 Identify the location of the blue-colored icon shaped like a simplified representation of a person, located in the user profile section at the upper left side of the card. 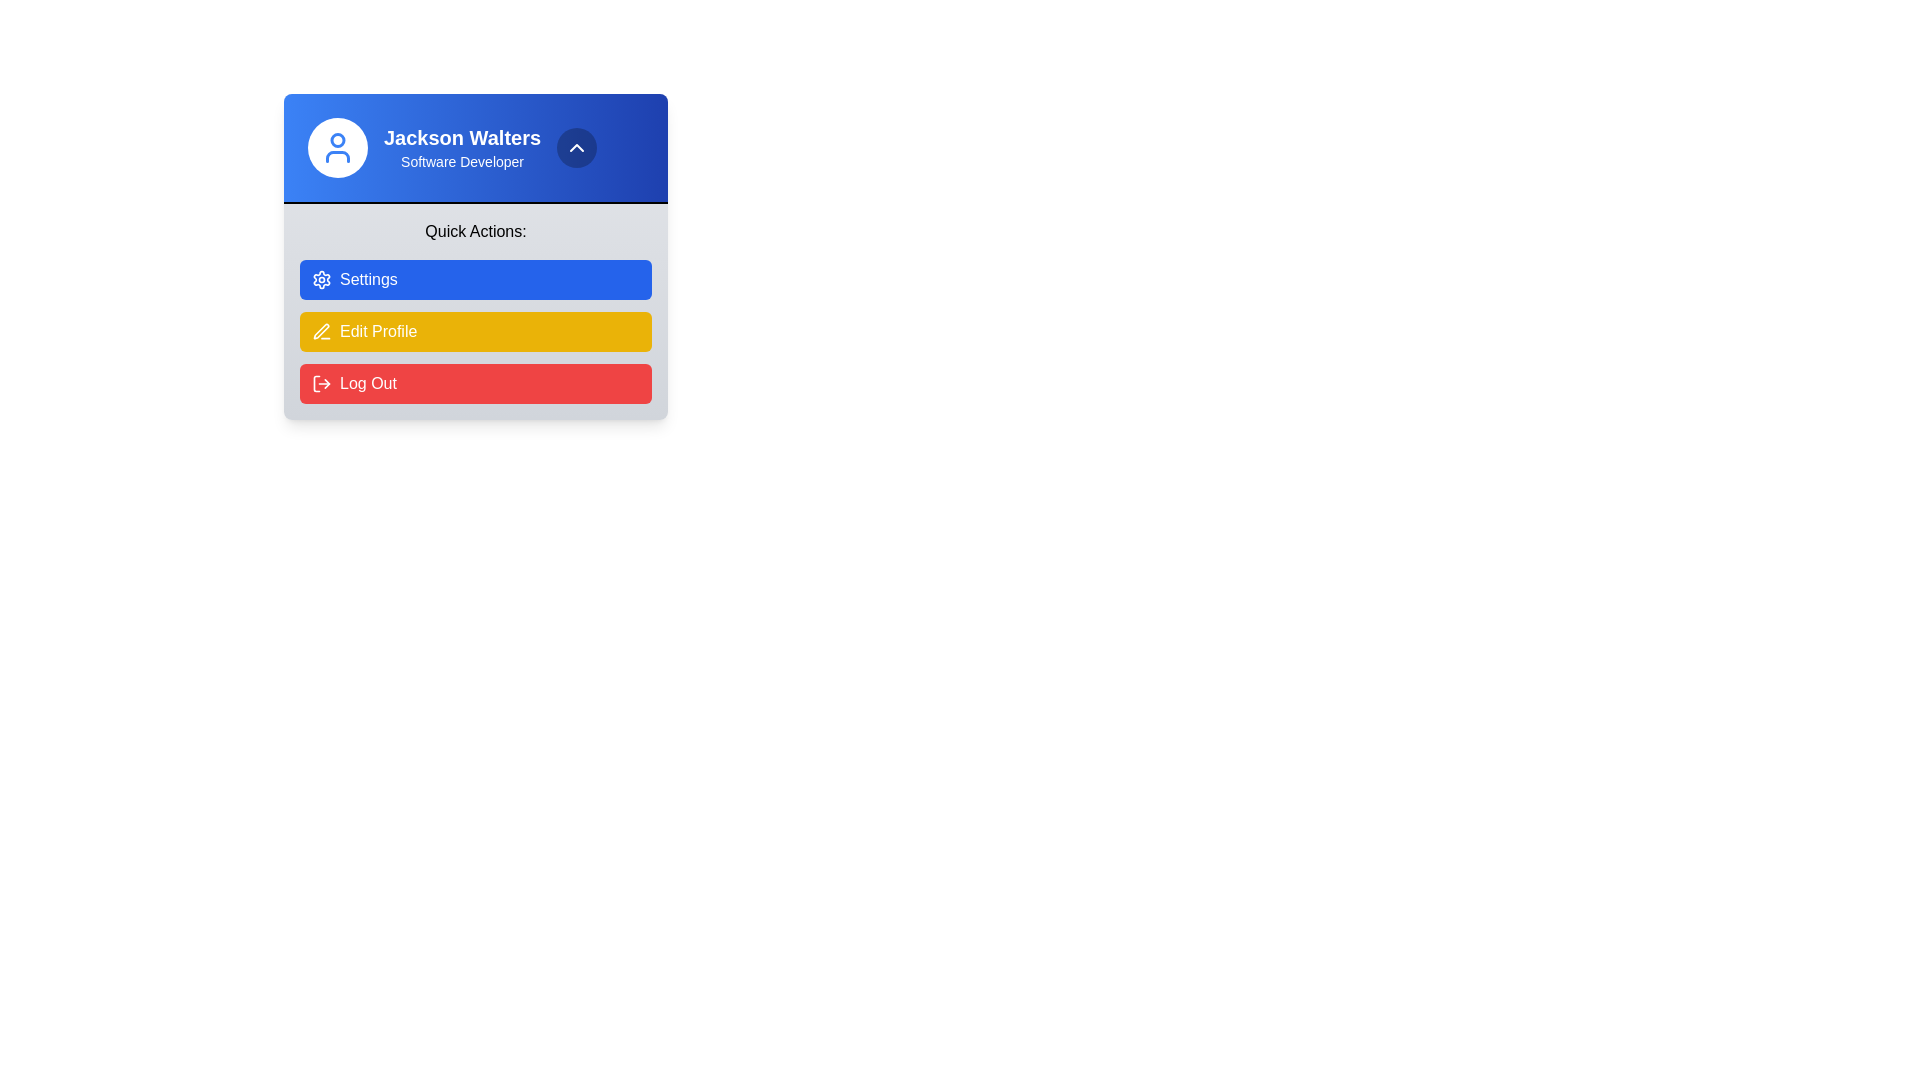
(337, 146).